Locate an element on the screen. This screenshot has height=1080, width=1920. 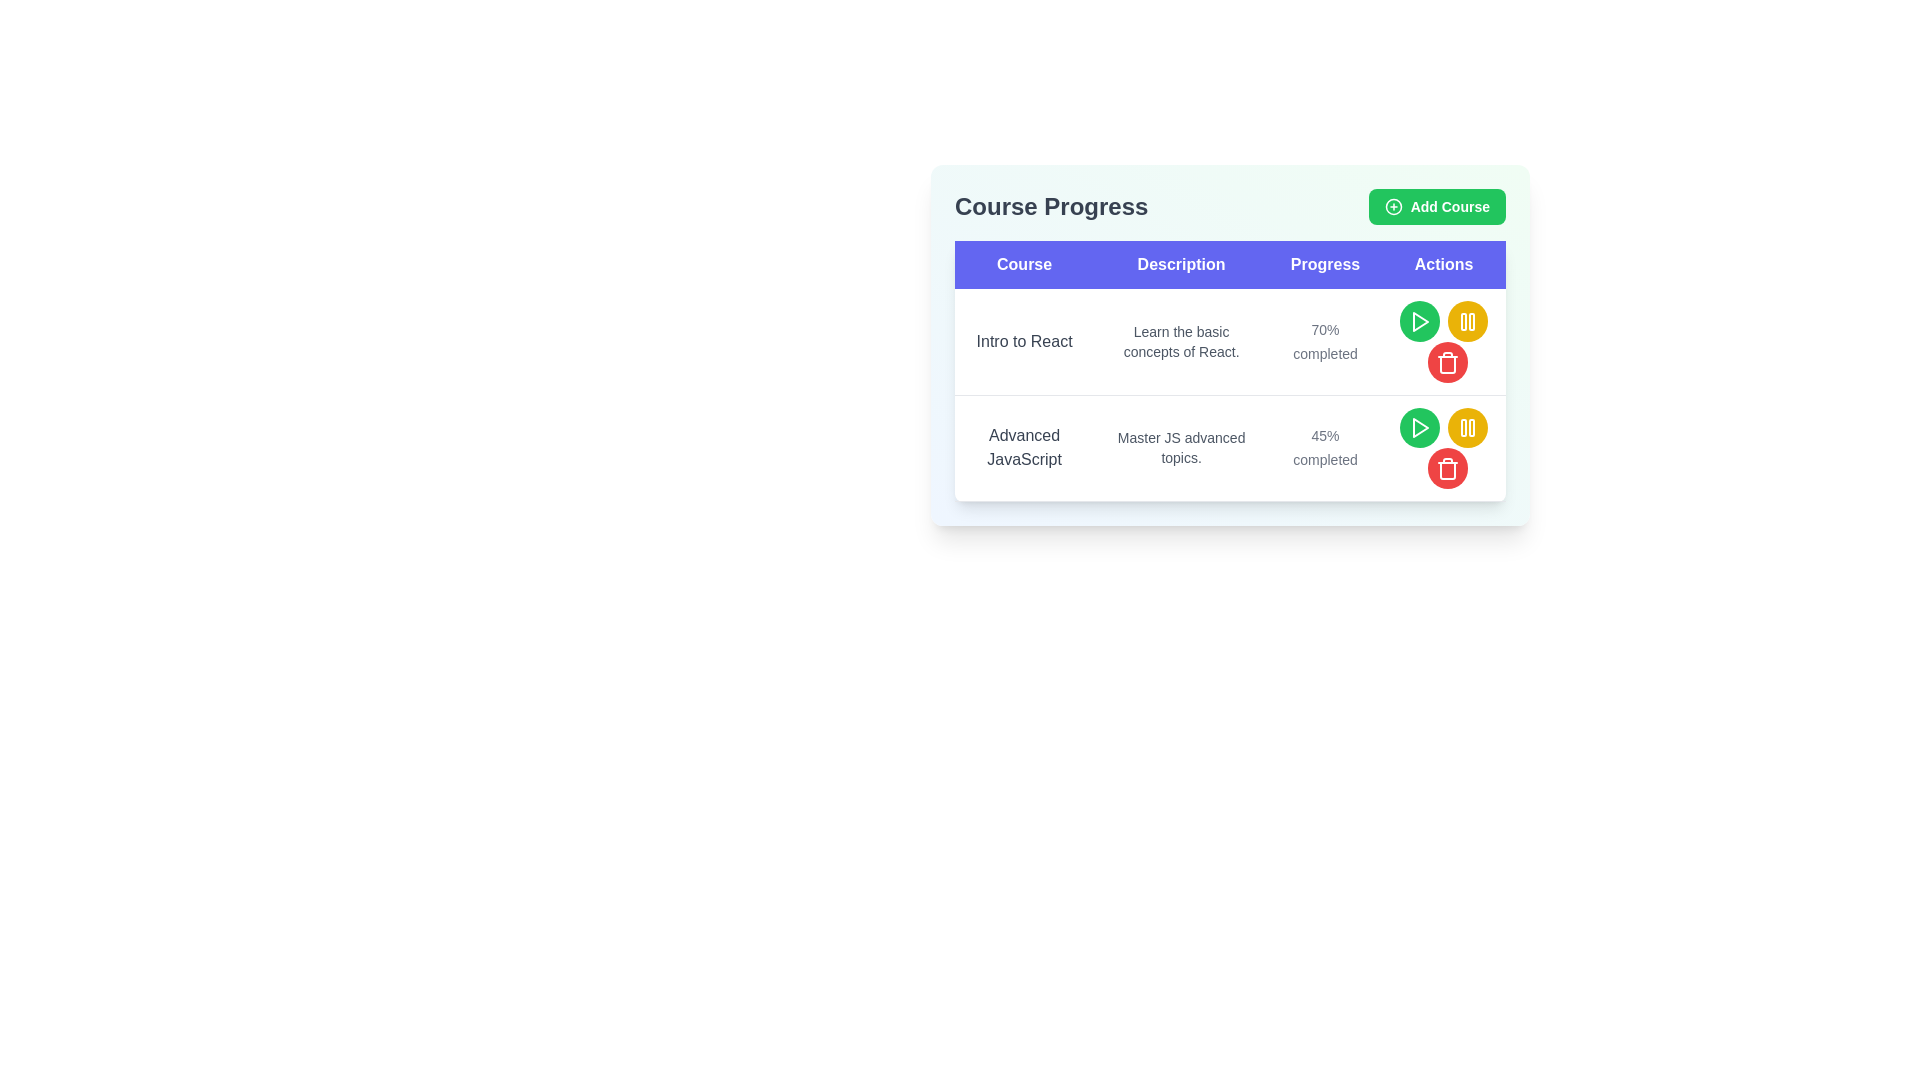
the header label is located at coordinates (1024, 264).